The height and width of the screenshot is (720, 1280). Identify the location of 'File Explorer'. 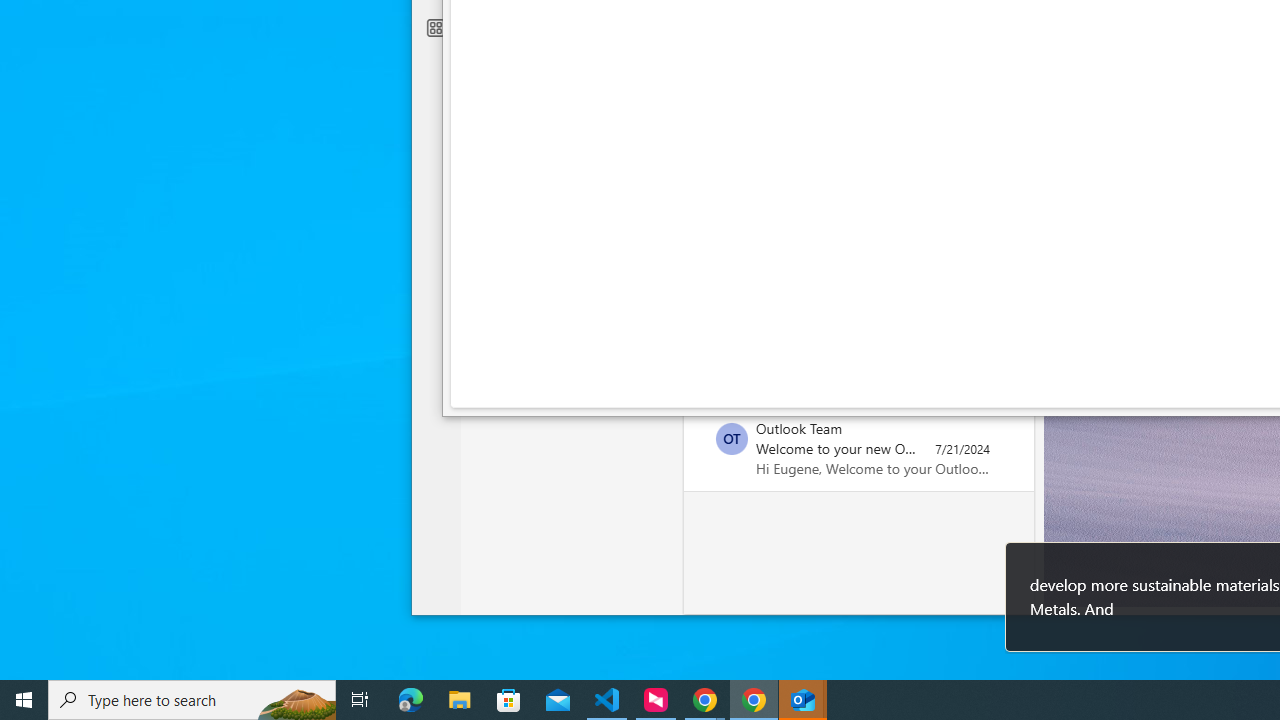
(459, 698).